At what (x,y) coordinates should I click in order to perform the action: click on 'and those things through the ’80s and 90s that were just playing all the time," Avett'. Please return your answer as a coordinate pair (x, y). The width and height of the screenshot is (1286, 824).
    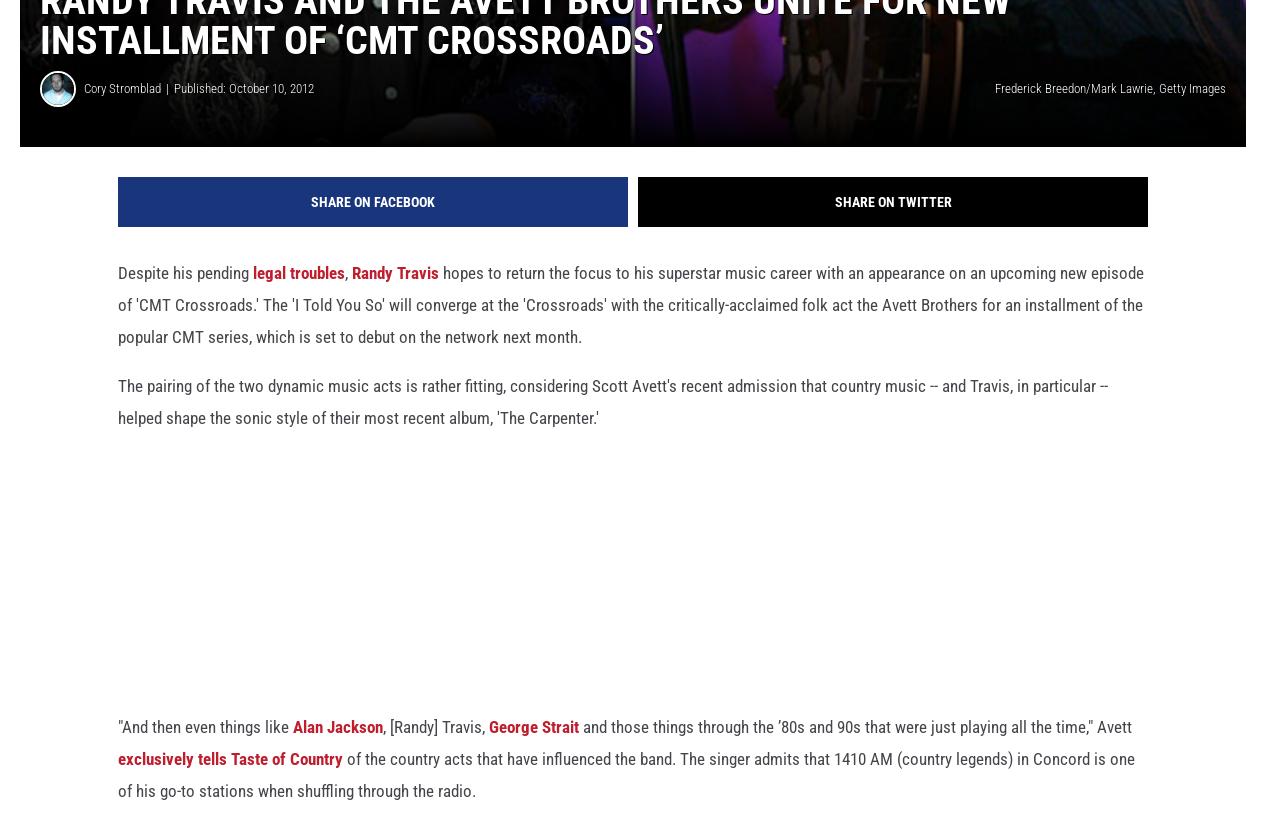
    Looking at the image, I should click on (577, 744).